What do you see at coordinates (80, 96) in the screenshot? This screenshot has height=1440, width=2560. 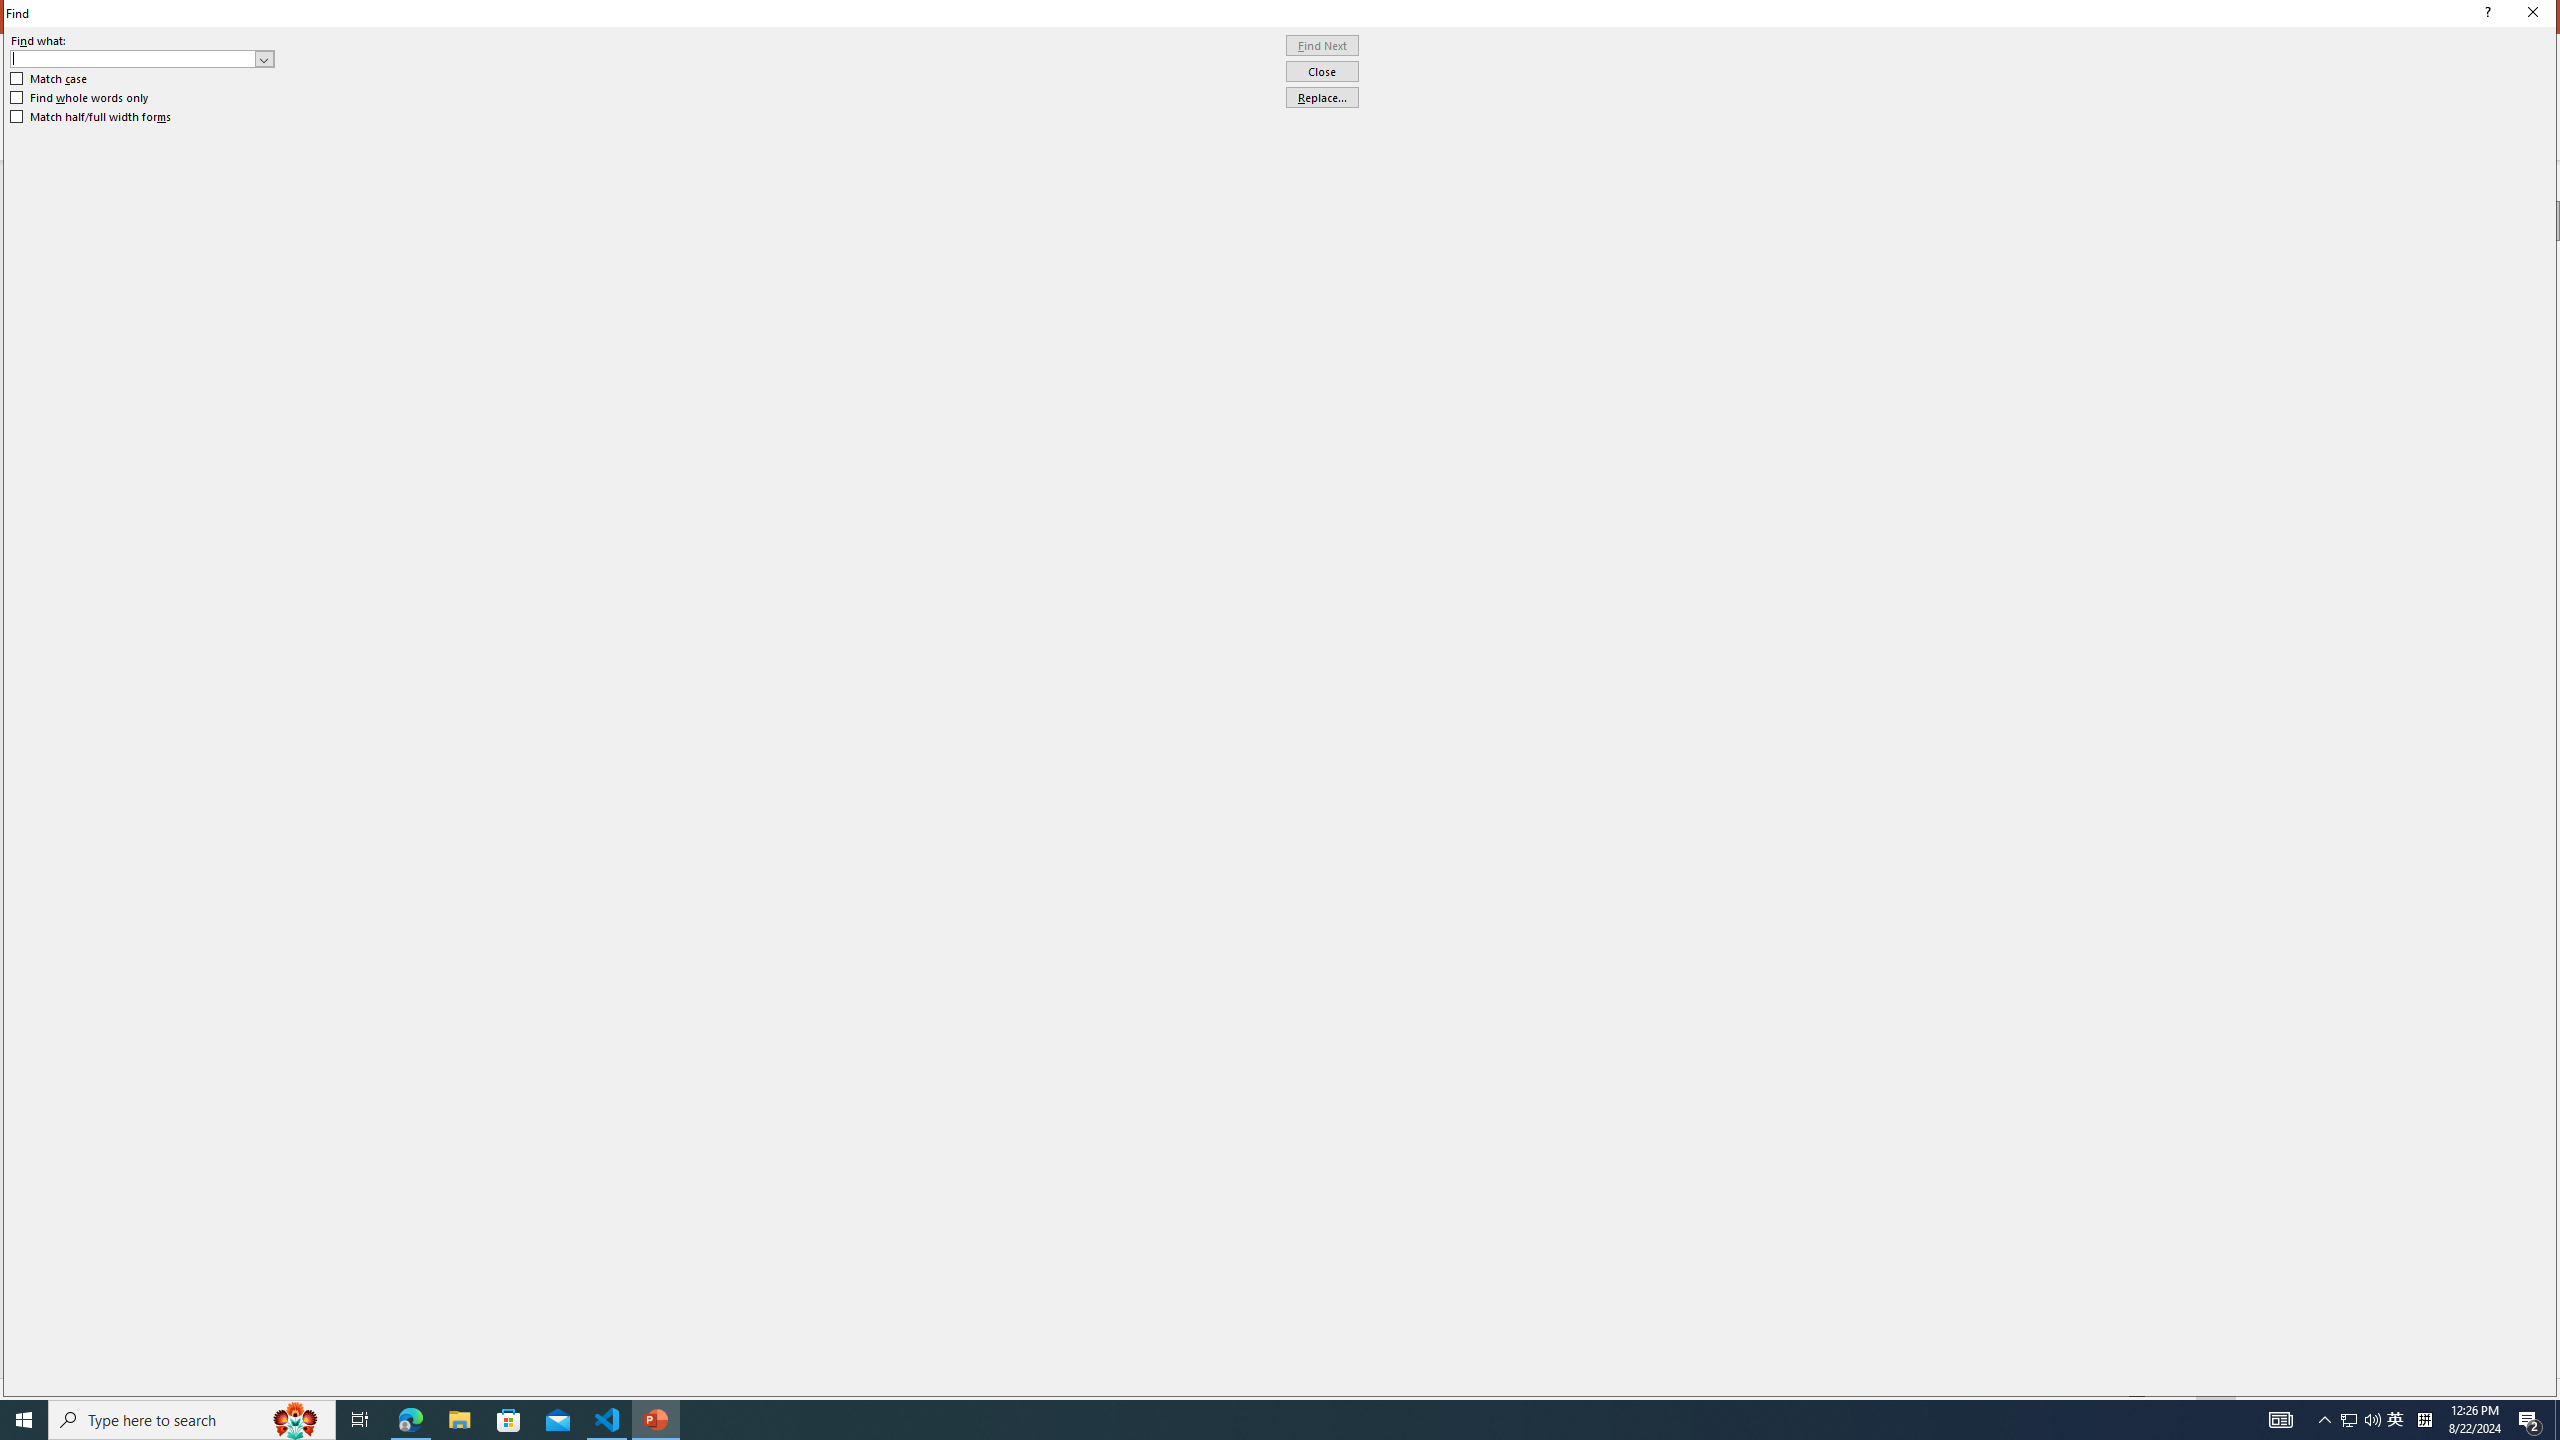 I see `'Find whole words only'` at bounding box center [80, 96].